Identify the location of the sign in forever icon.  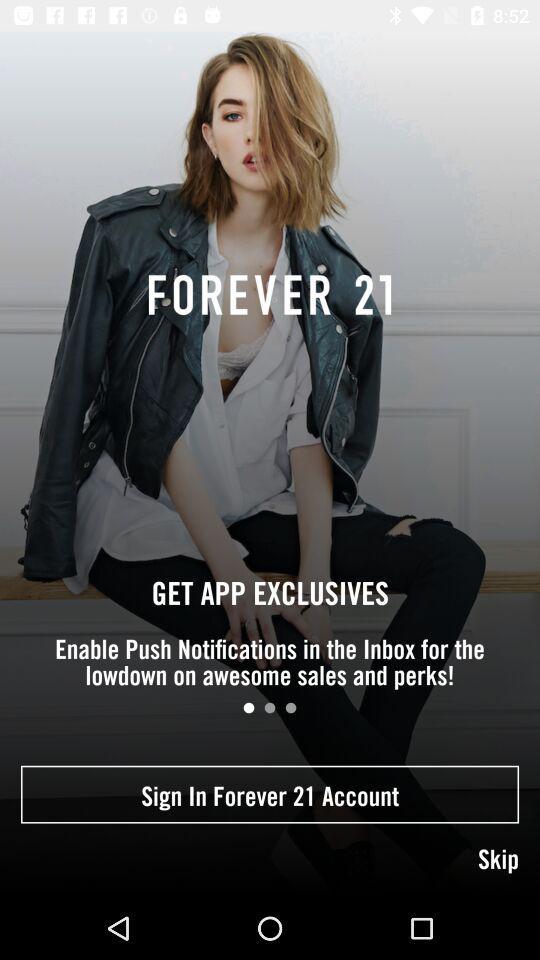
(270, 794).